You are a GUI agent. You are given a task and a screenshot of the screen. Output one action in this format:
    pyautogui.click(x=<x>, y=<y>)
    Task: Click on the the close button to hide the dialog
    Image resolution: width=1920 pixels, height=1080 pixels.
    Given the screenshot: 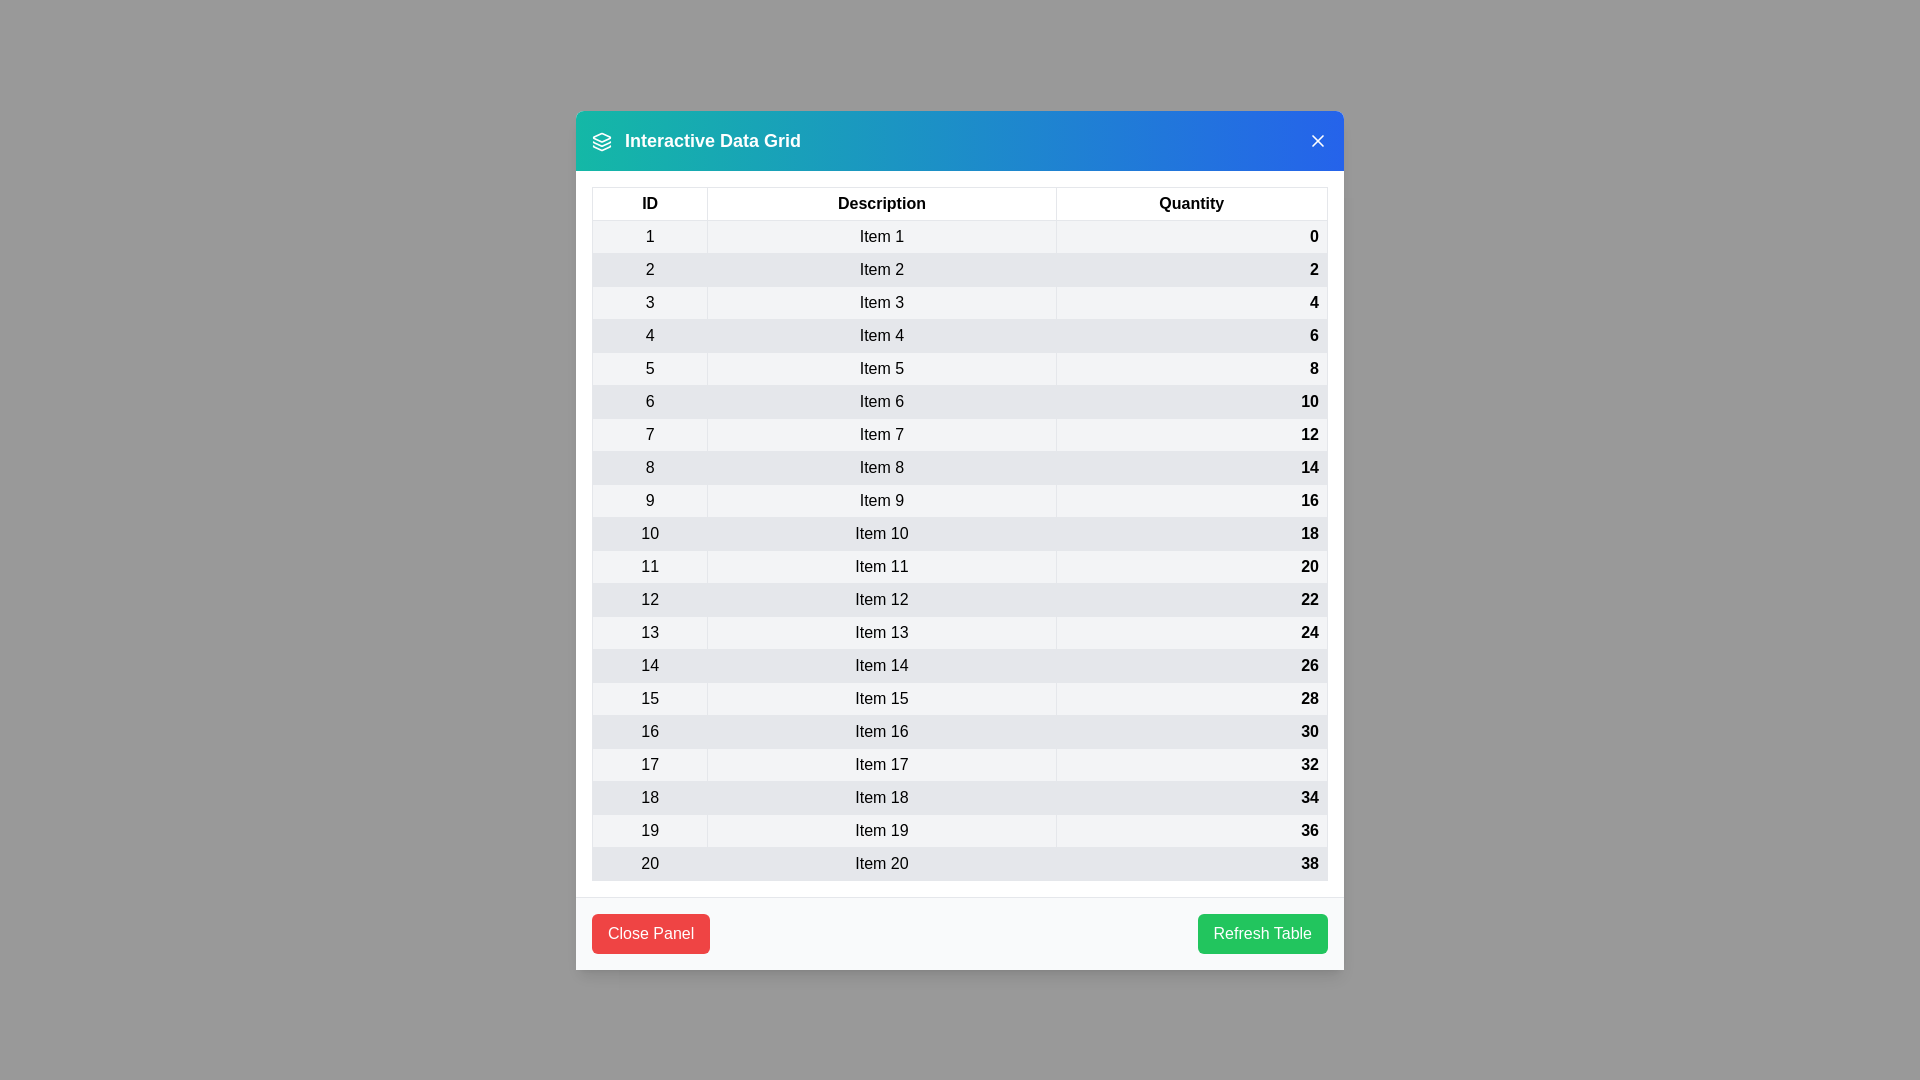 What is the action you would take?
    pyautogui.click(x=1318, y=139)
    